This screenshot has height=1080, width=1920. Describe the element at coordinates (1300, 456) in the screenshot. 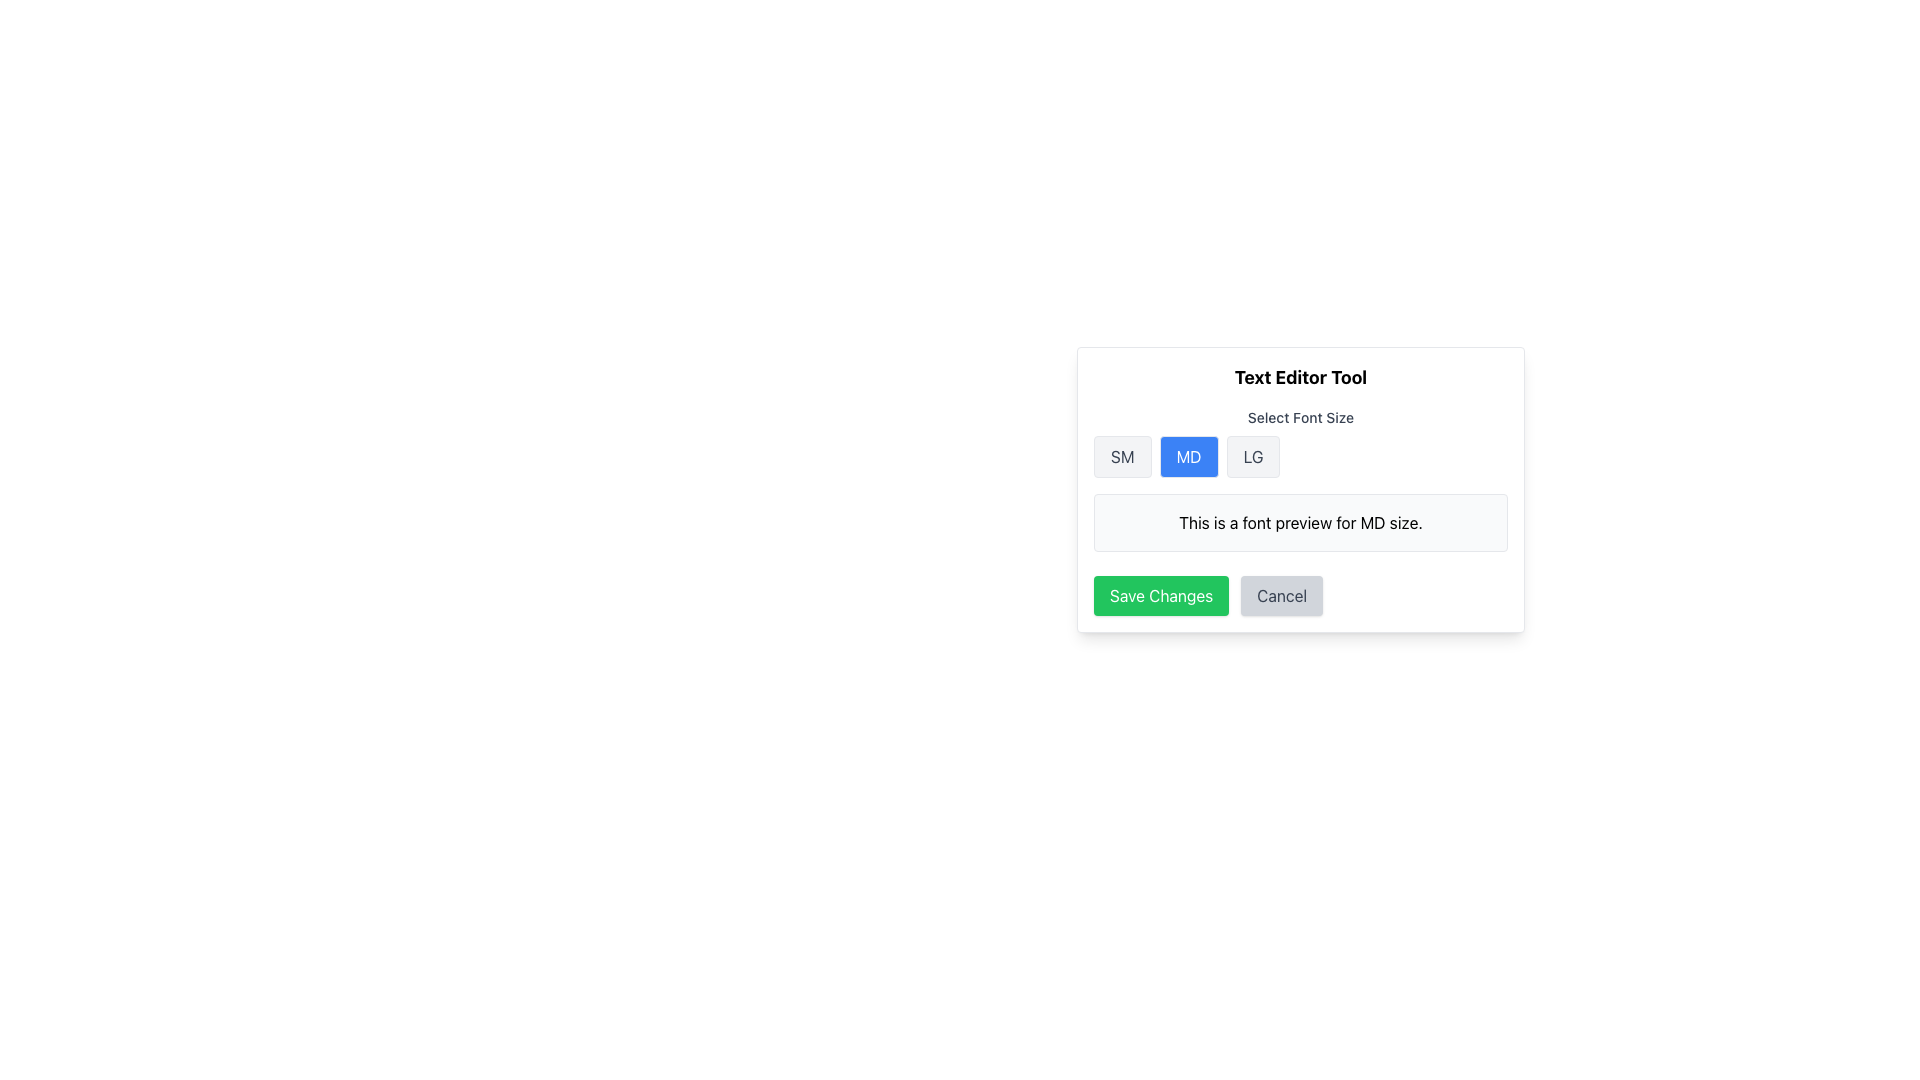

I see `the group of buttons for font size selection ('SM', 'MD', 'LG')` at that location.